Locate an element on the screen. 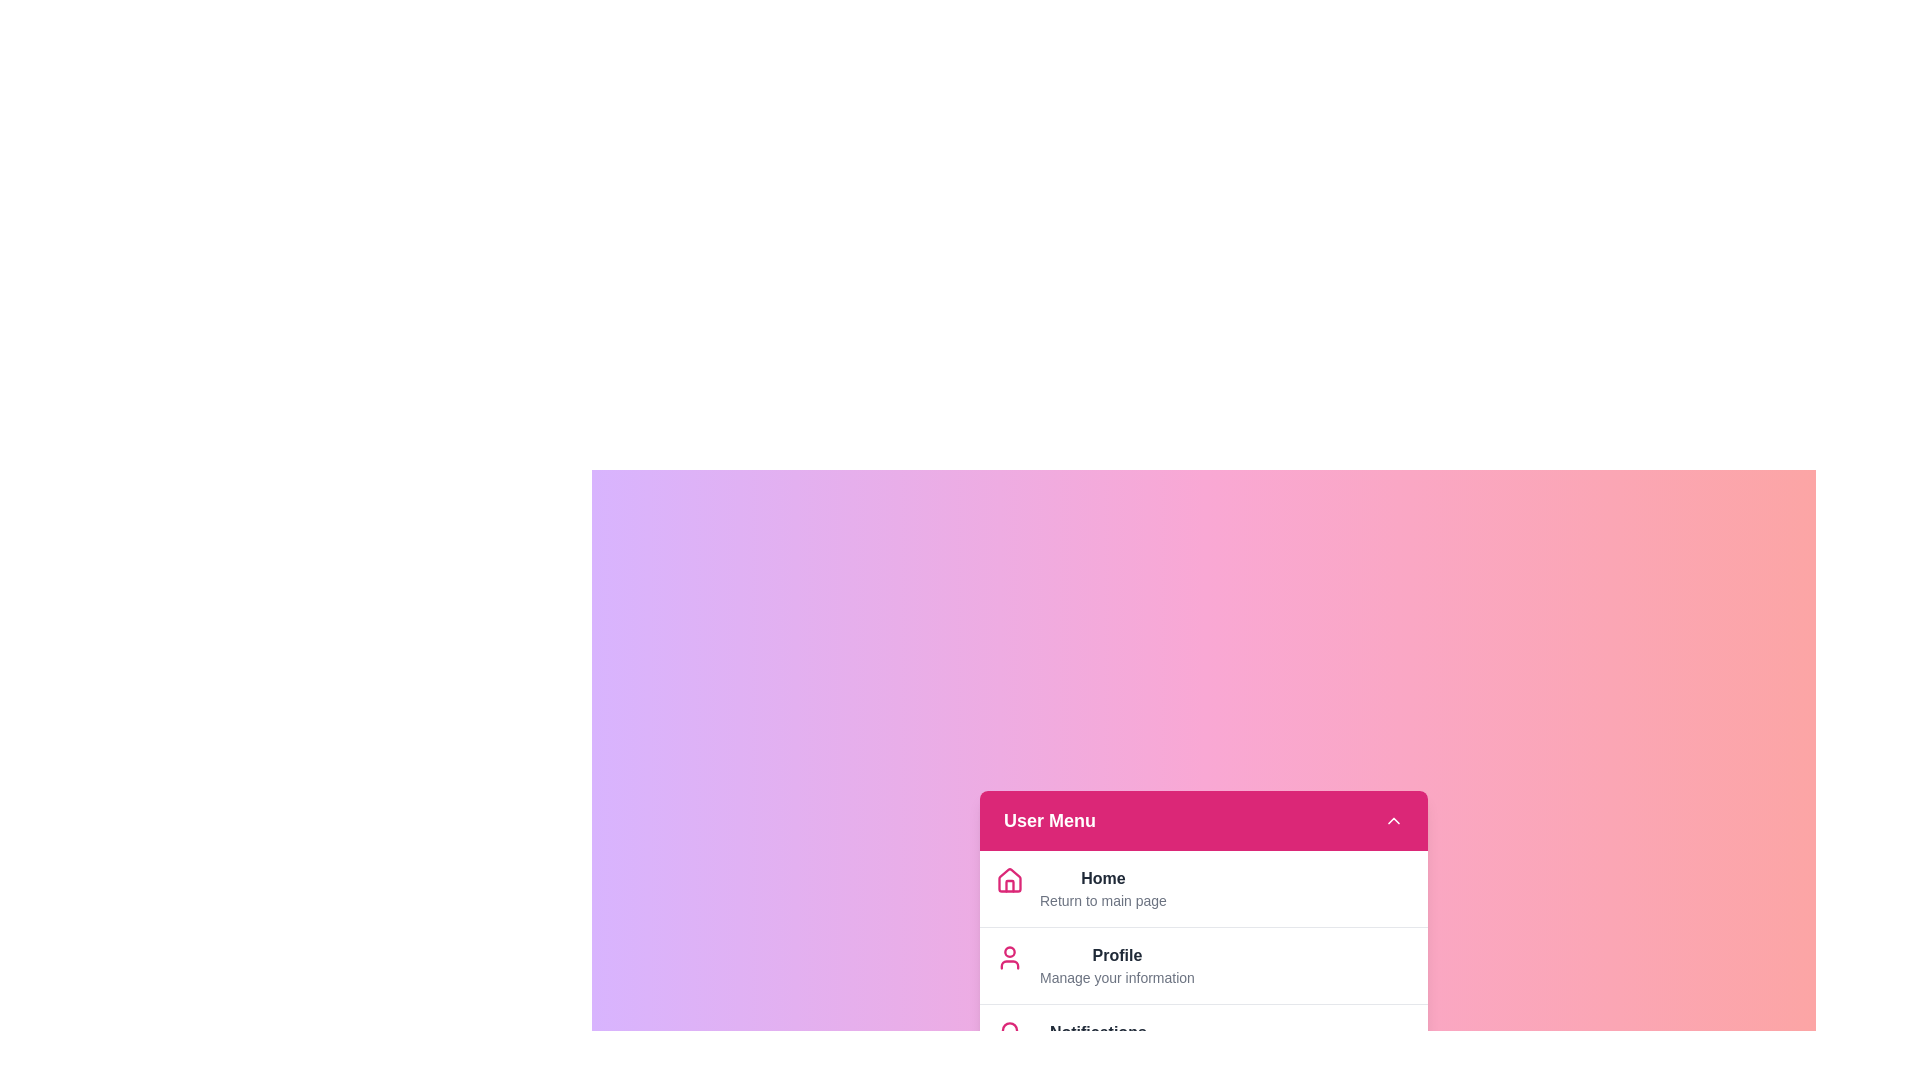  the menu item Profile from the EnhancedUserMenu is located at coordinates (1116, 954).